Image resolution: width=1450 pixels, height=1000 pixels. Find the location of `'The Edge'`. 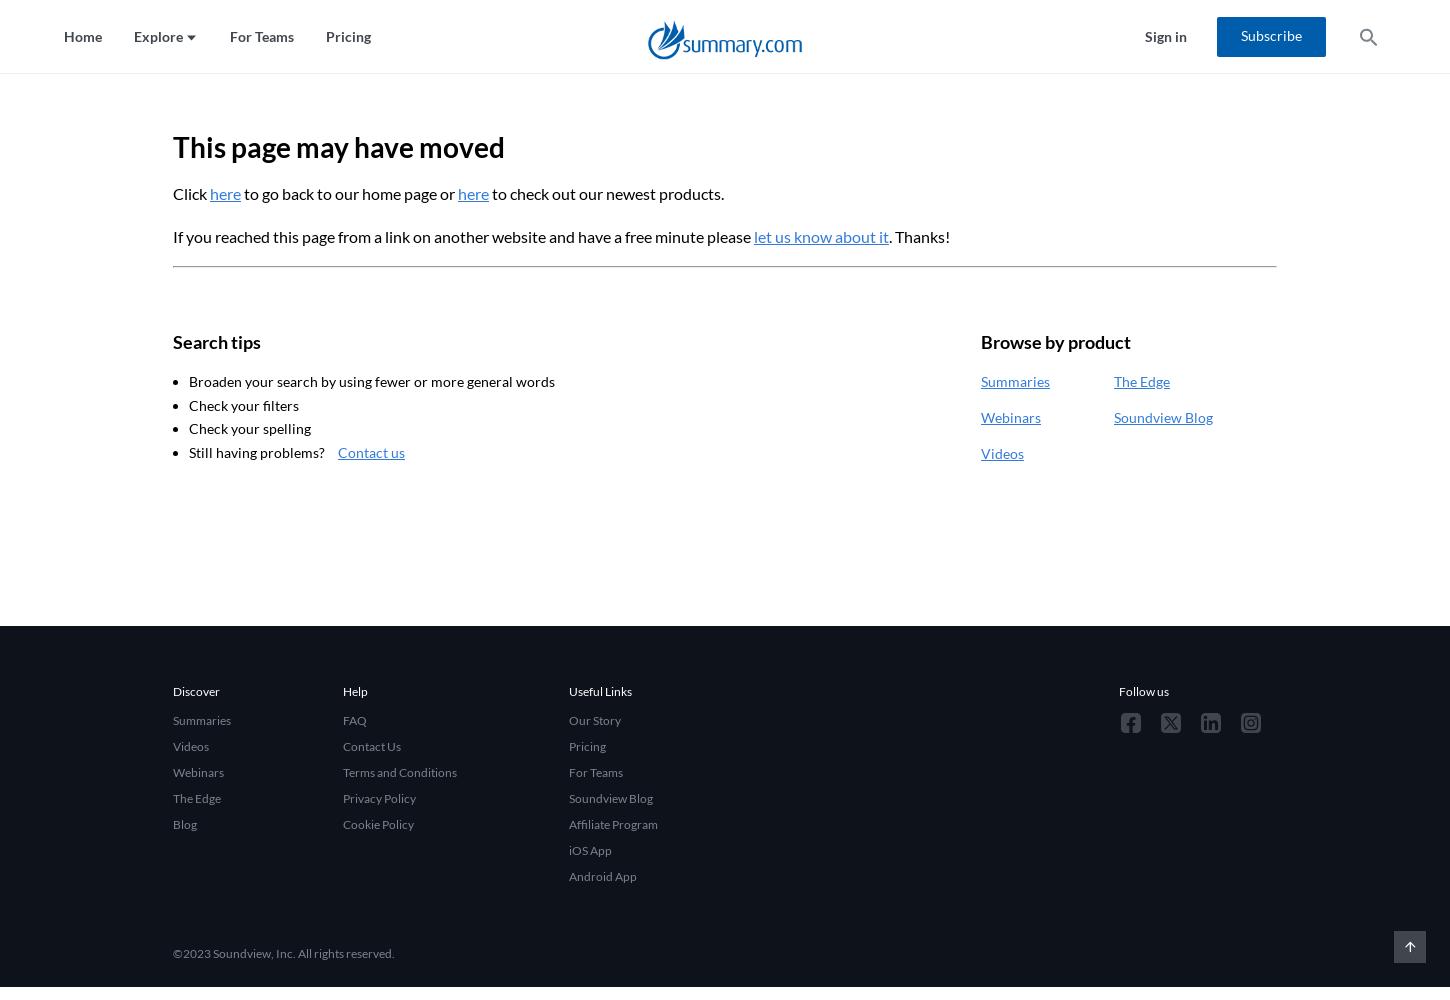

'The Edge' is located at coordinates (1141, 380).